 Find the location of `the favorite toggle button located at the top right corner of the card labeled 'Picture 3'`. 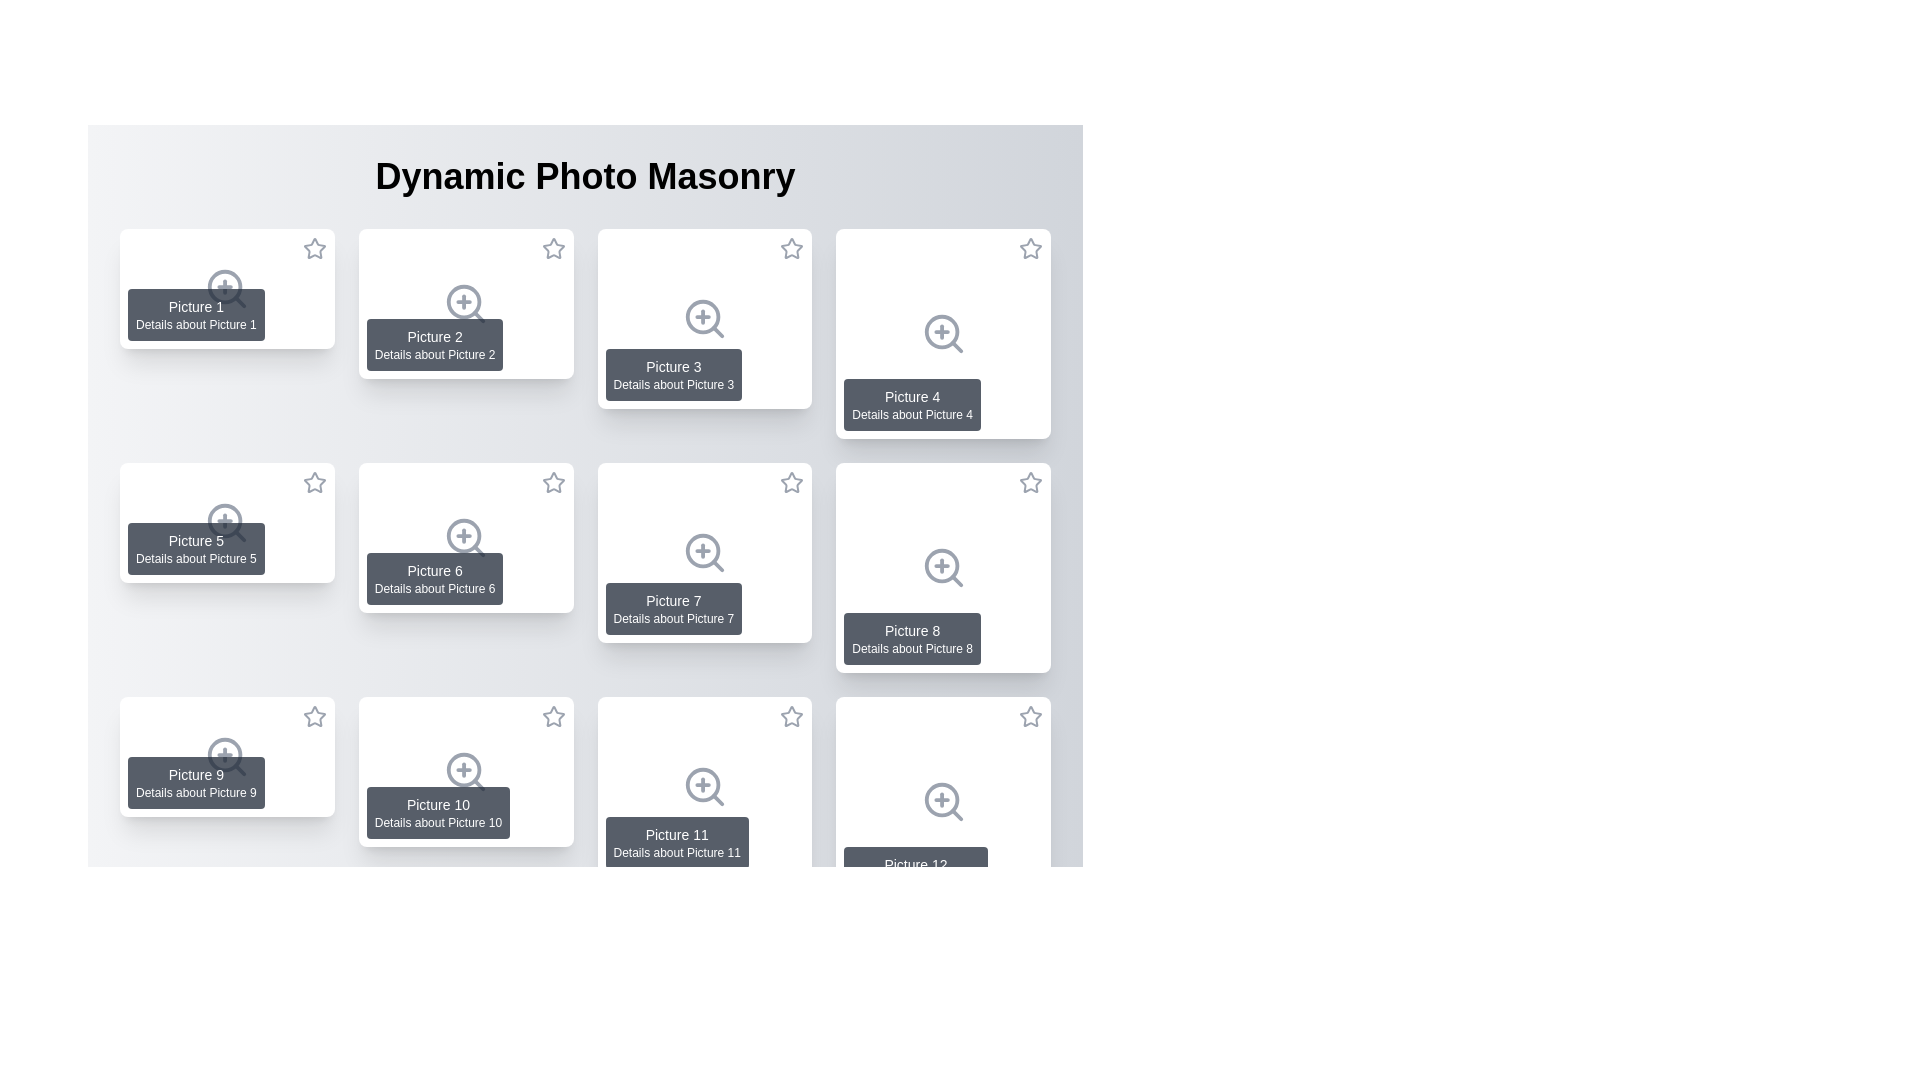

the favorite toggle button located at the top right corner of the card labeled 'Picture 3' is located at coordinates (791, 248).